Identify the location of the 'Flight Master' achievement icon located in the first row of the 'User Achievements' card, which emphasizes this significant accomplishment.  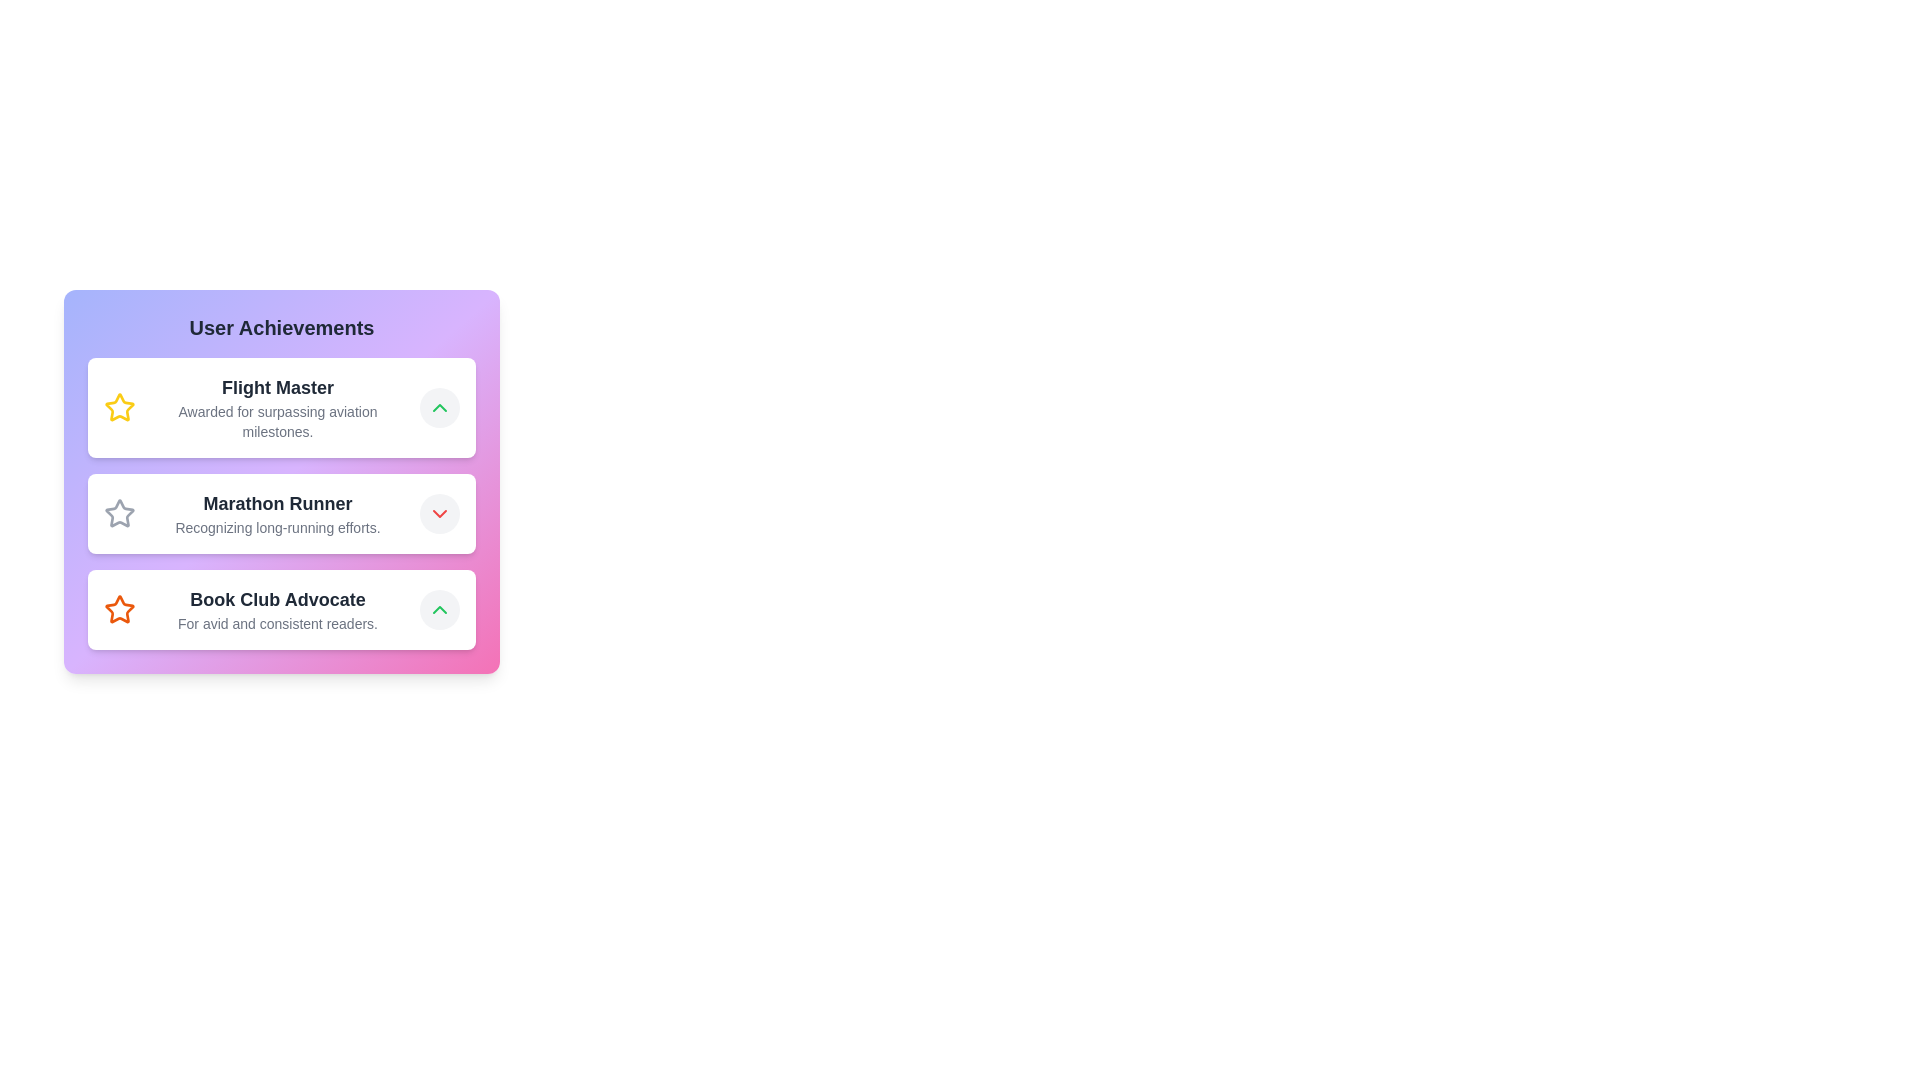
(119, 406).